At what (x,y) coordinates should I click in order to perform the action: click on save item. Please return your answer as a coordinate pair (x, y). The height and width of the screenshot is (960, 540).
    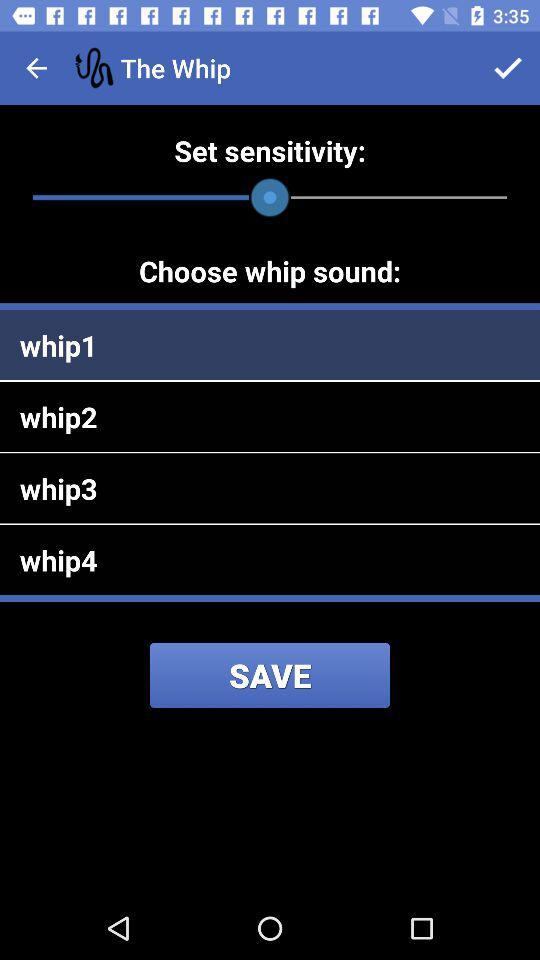
    Looking at the image, I should click on (270, 675).